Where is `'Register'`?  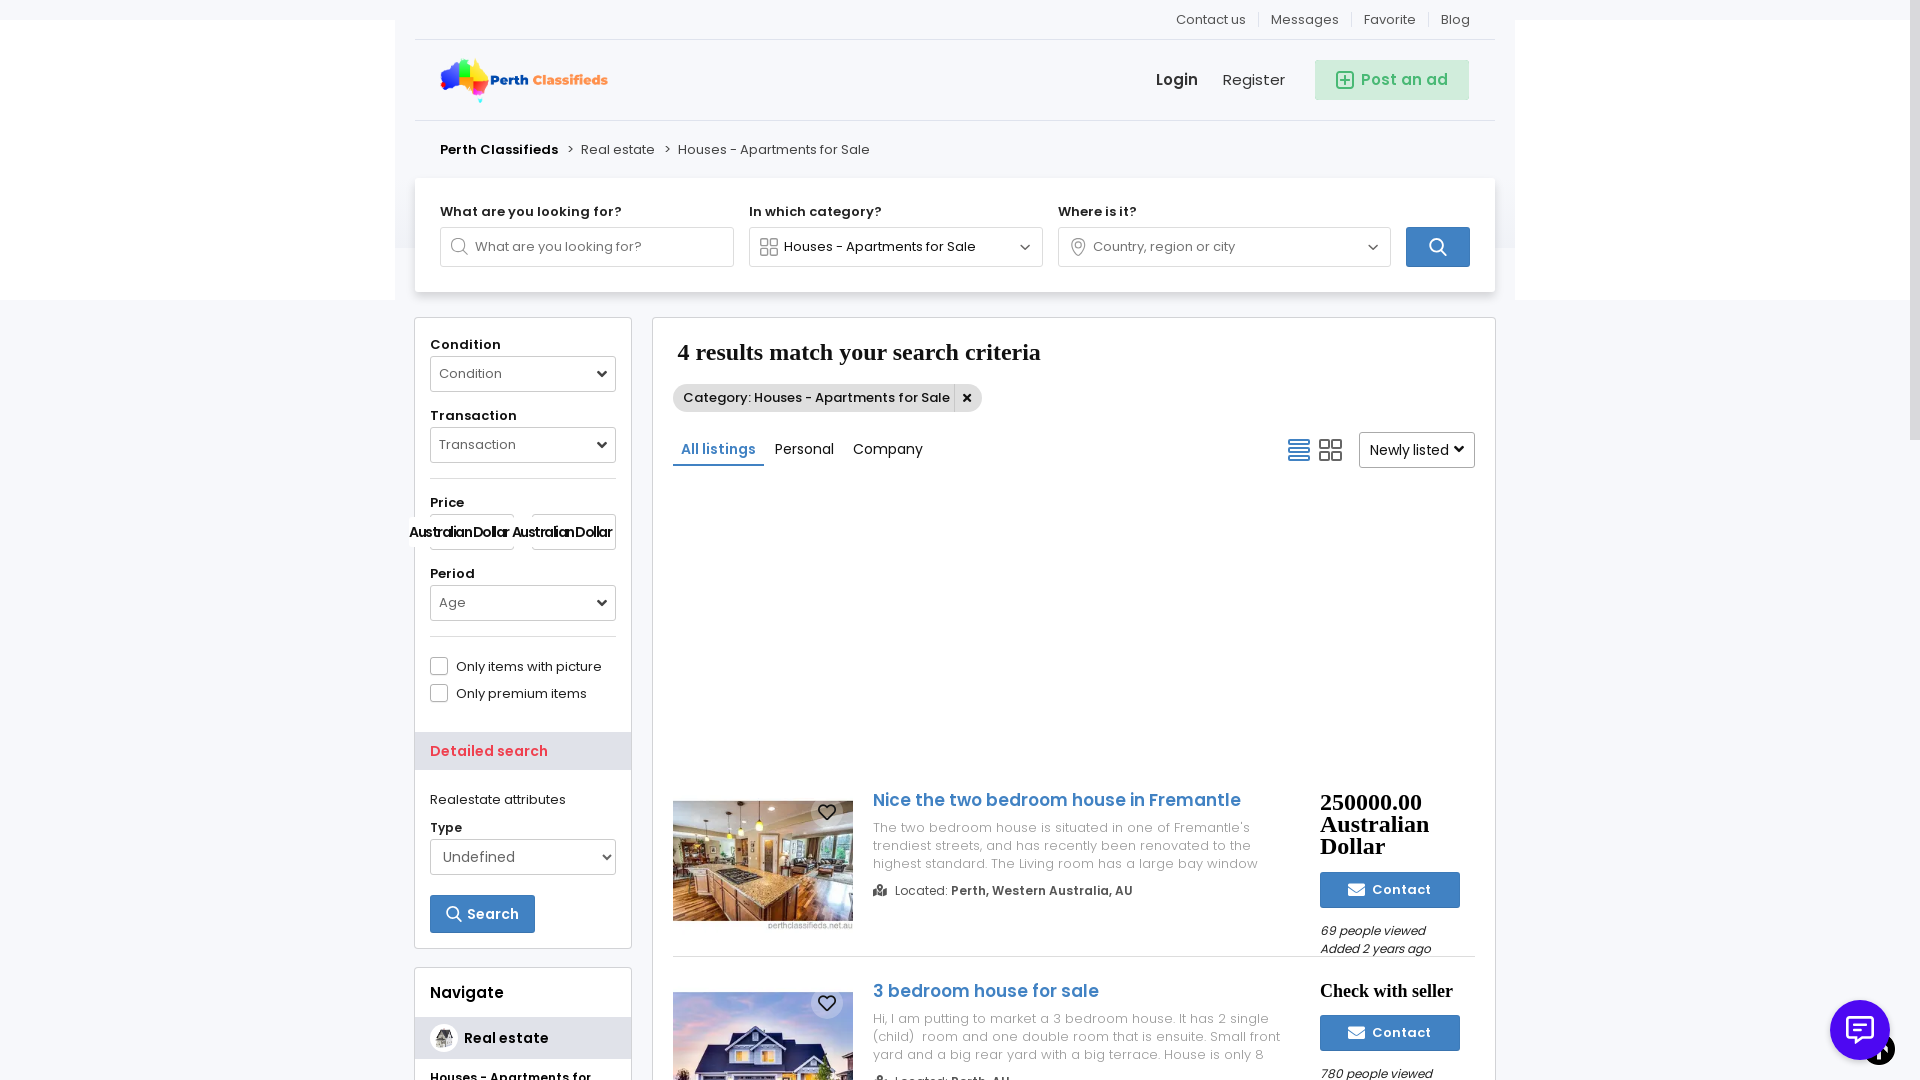 'Register' is located at coordinates (1240, 79).